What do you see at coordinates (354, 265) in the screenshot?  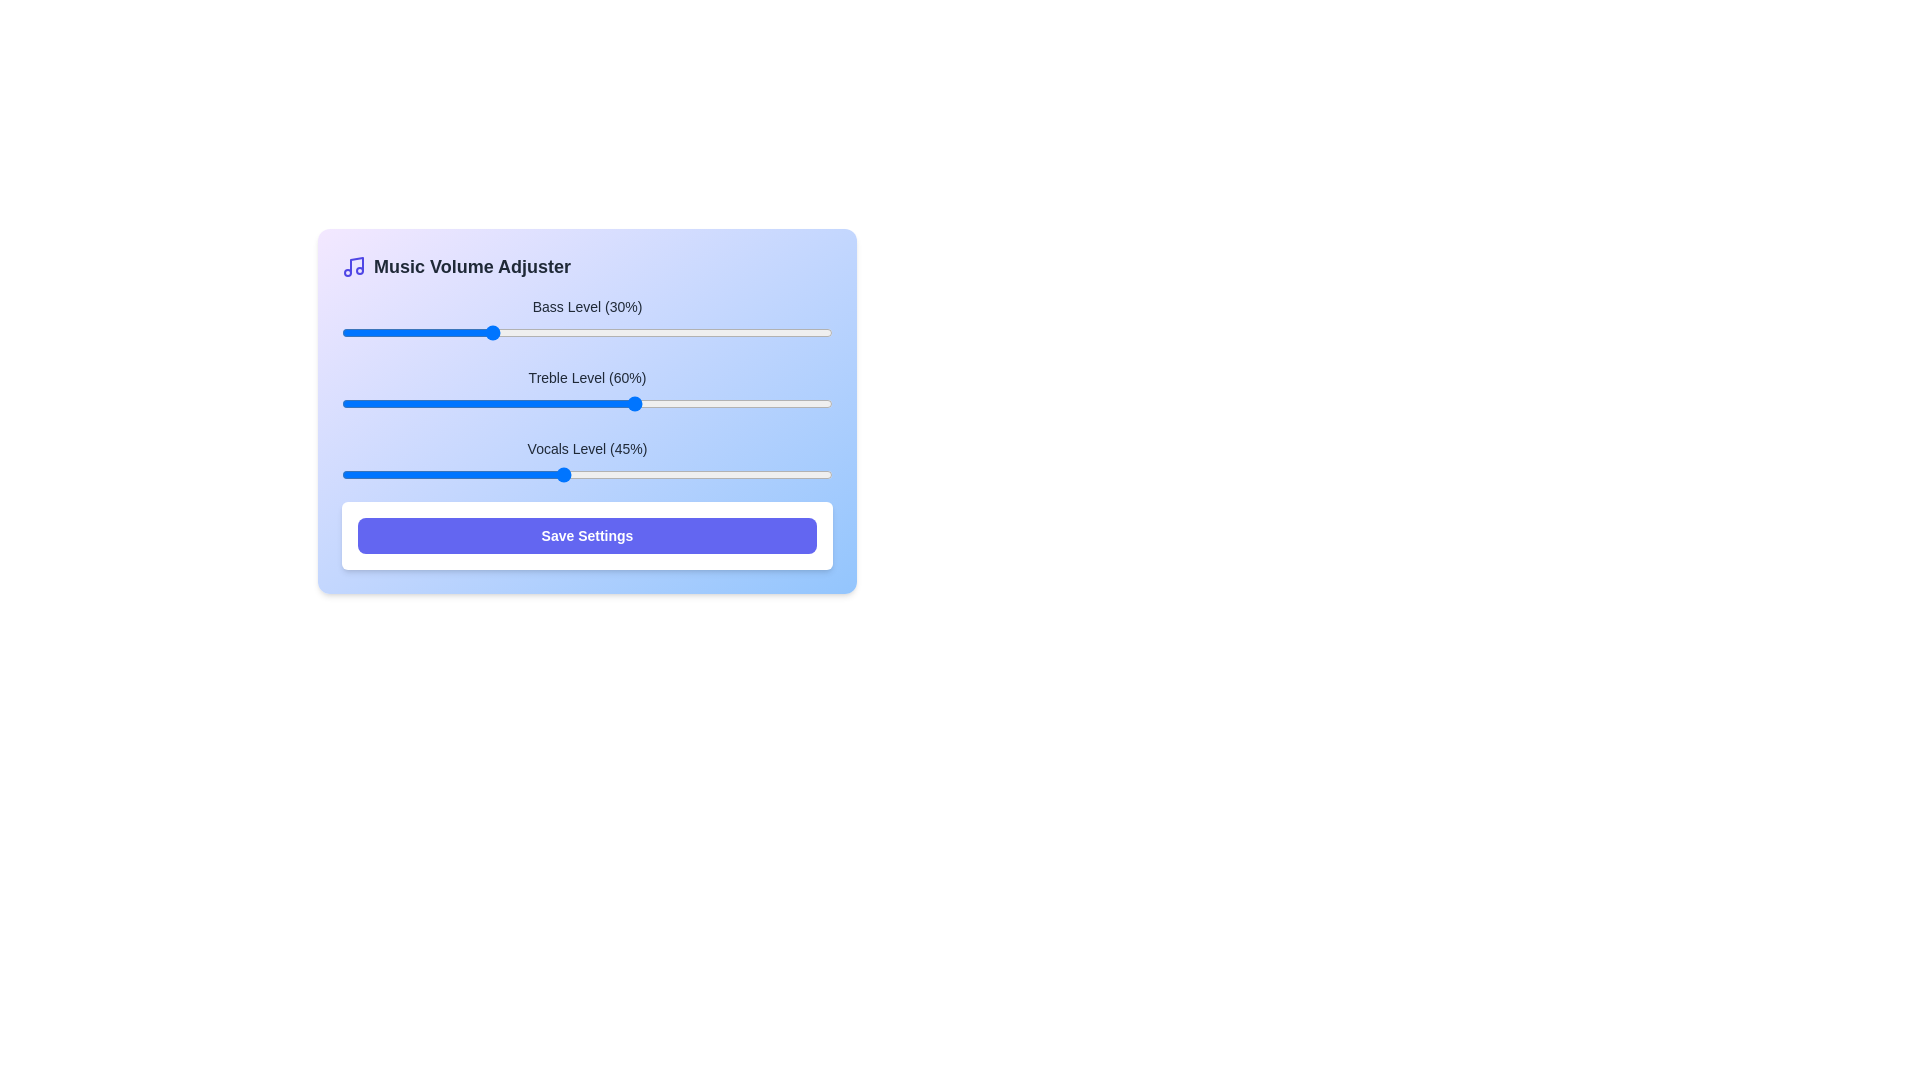 I see `the indigo music-note-themed icon located on the left side of the 'Music Volume Adjuster' header` at bounding box center [354, 265].